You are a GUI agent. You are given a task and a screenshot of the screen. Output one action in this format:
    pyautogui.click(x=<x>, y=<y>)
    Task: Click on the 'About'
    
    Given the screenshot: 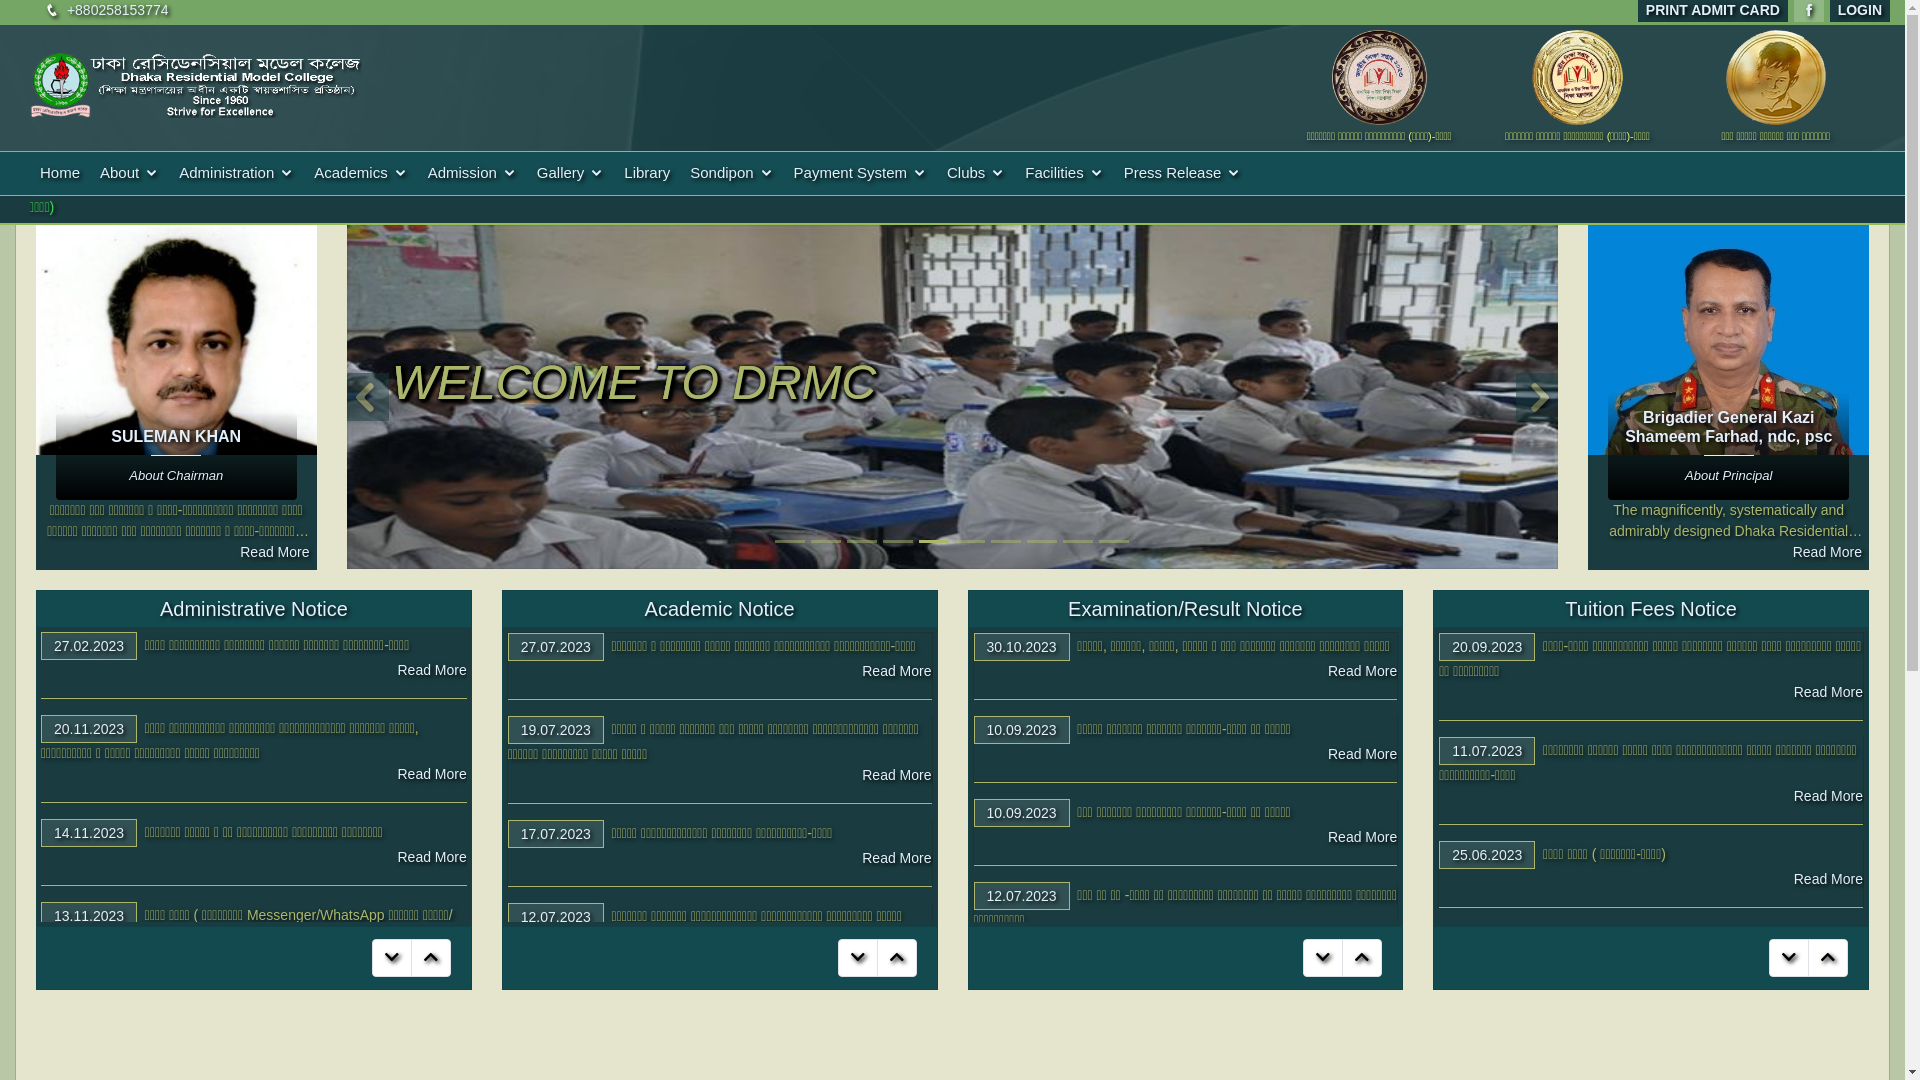 What is the action you would take?
    pyautogui.click(x=128, y=172)
    